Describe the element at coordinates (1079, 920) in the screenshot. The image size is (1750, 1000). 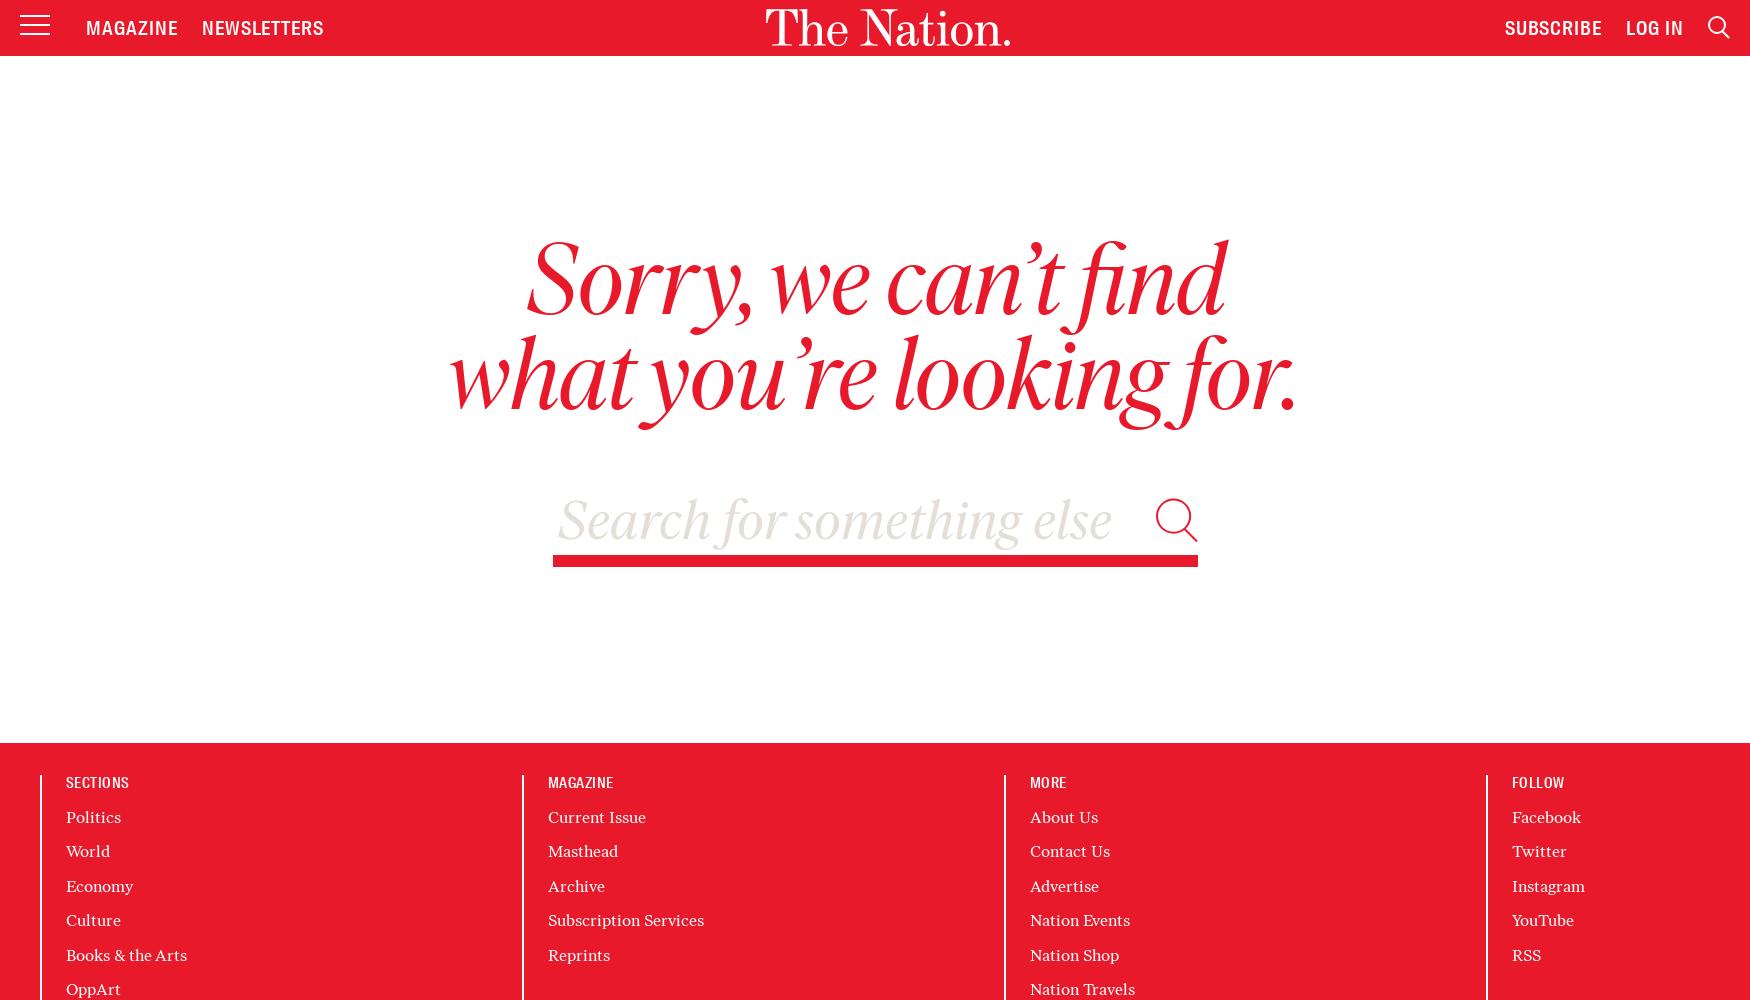
I see `'Nation Events'` at that location.